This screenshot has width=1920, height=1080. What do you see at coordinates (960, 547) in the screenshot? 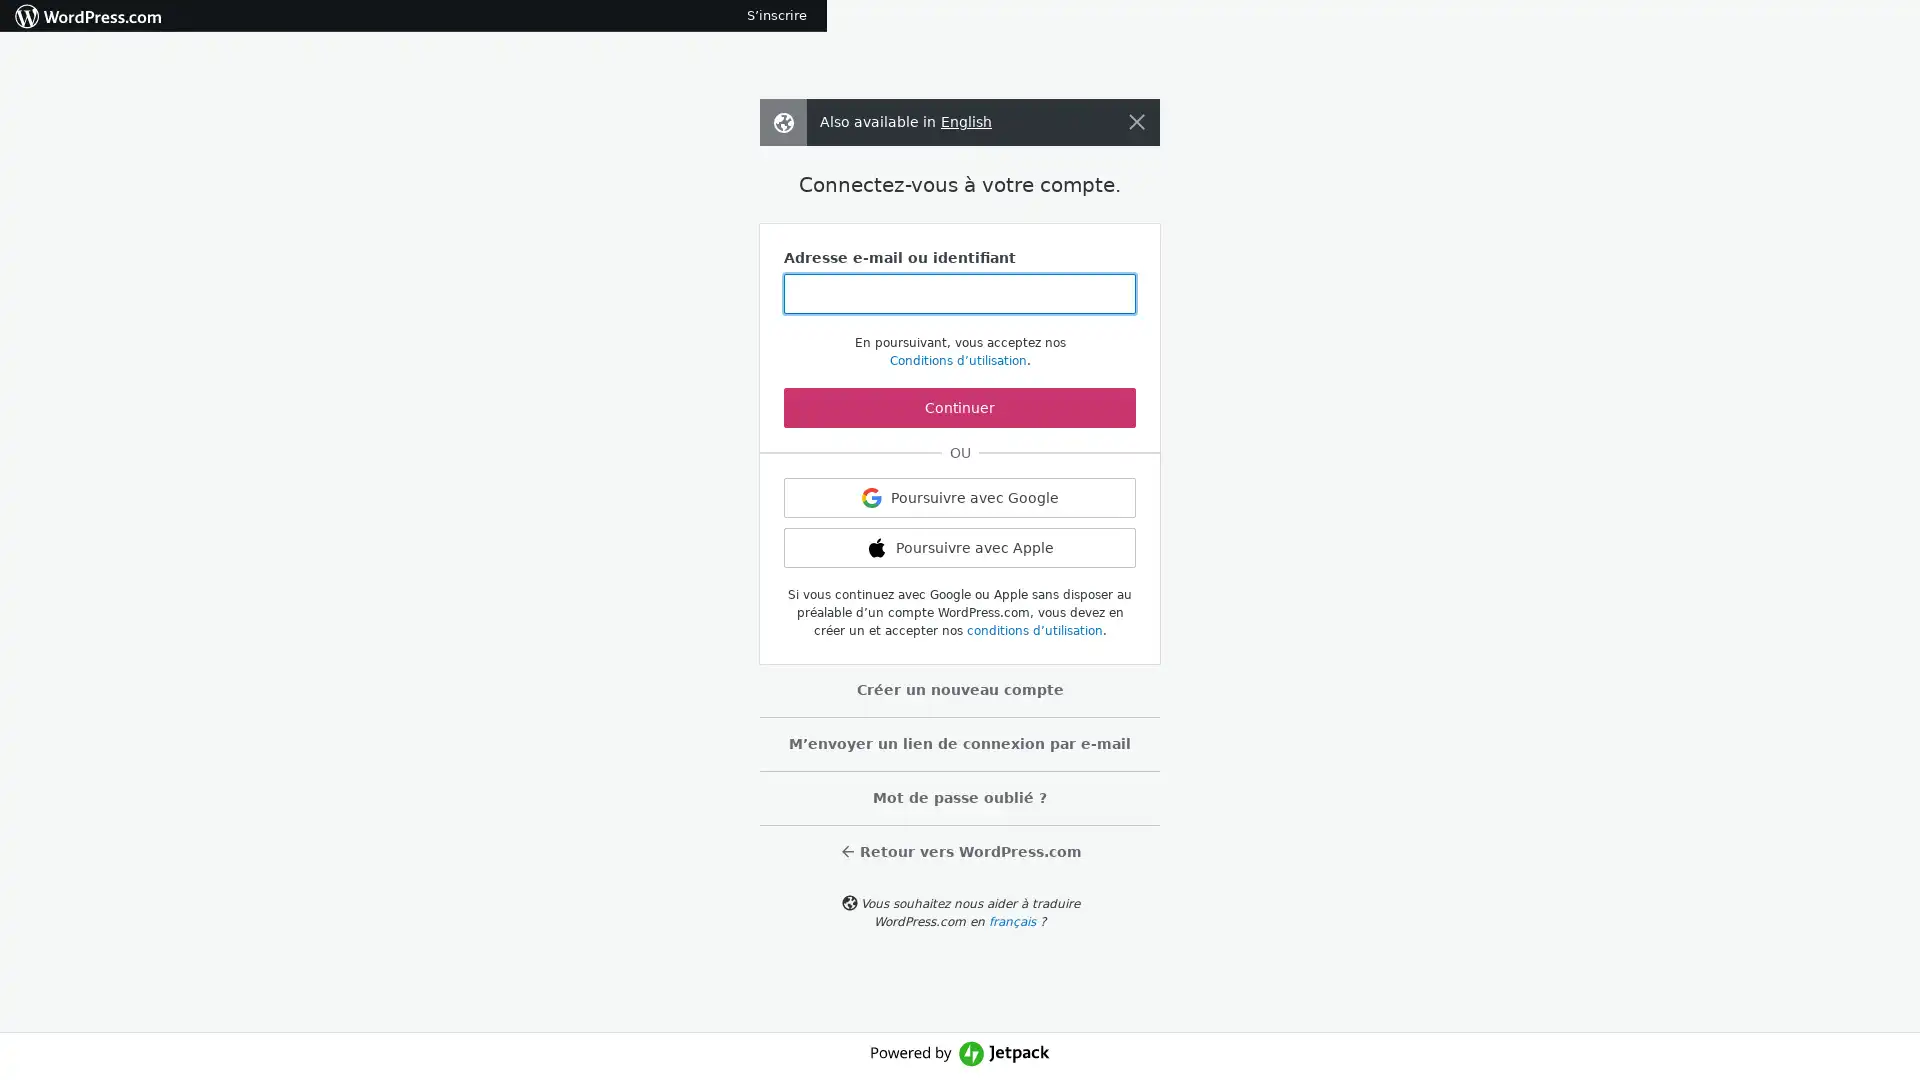
I see `Poursuivre avec Apple` at bounding box center [960, 547].